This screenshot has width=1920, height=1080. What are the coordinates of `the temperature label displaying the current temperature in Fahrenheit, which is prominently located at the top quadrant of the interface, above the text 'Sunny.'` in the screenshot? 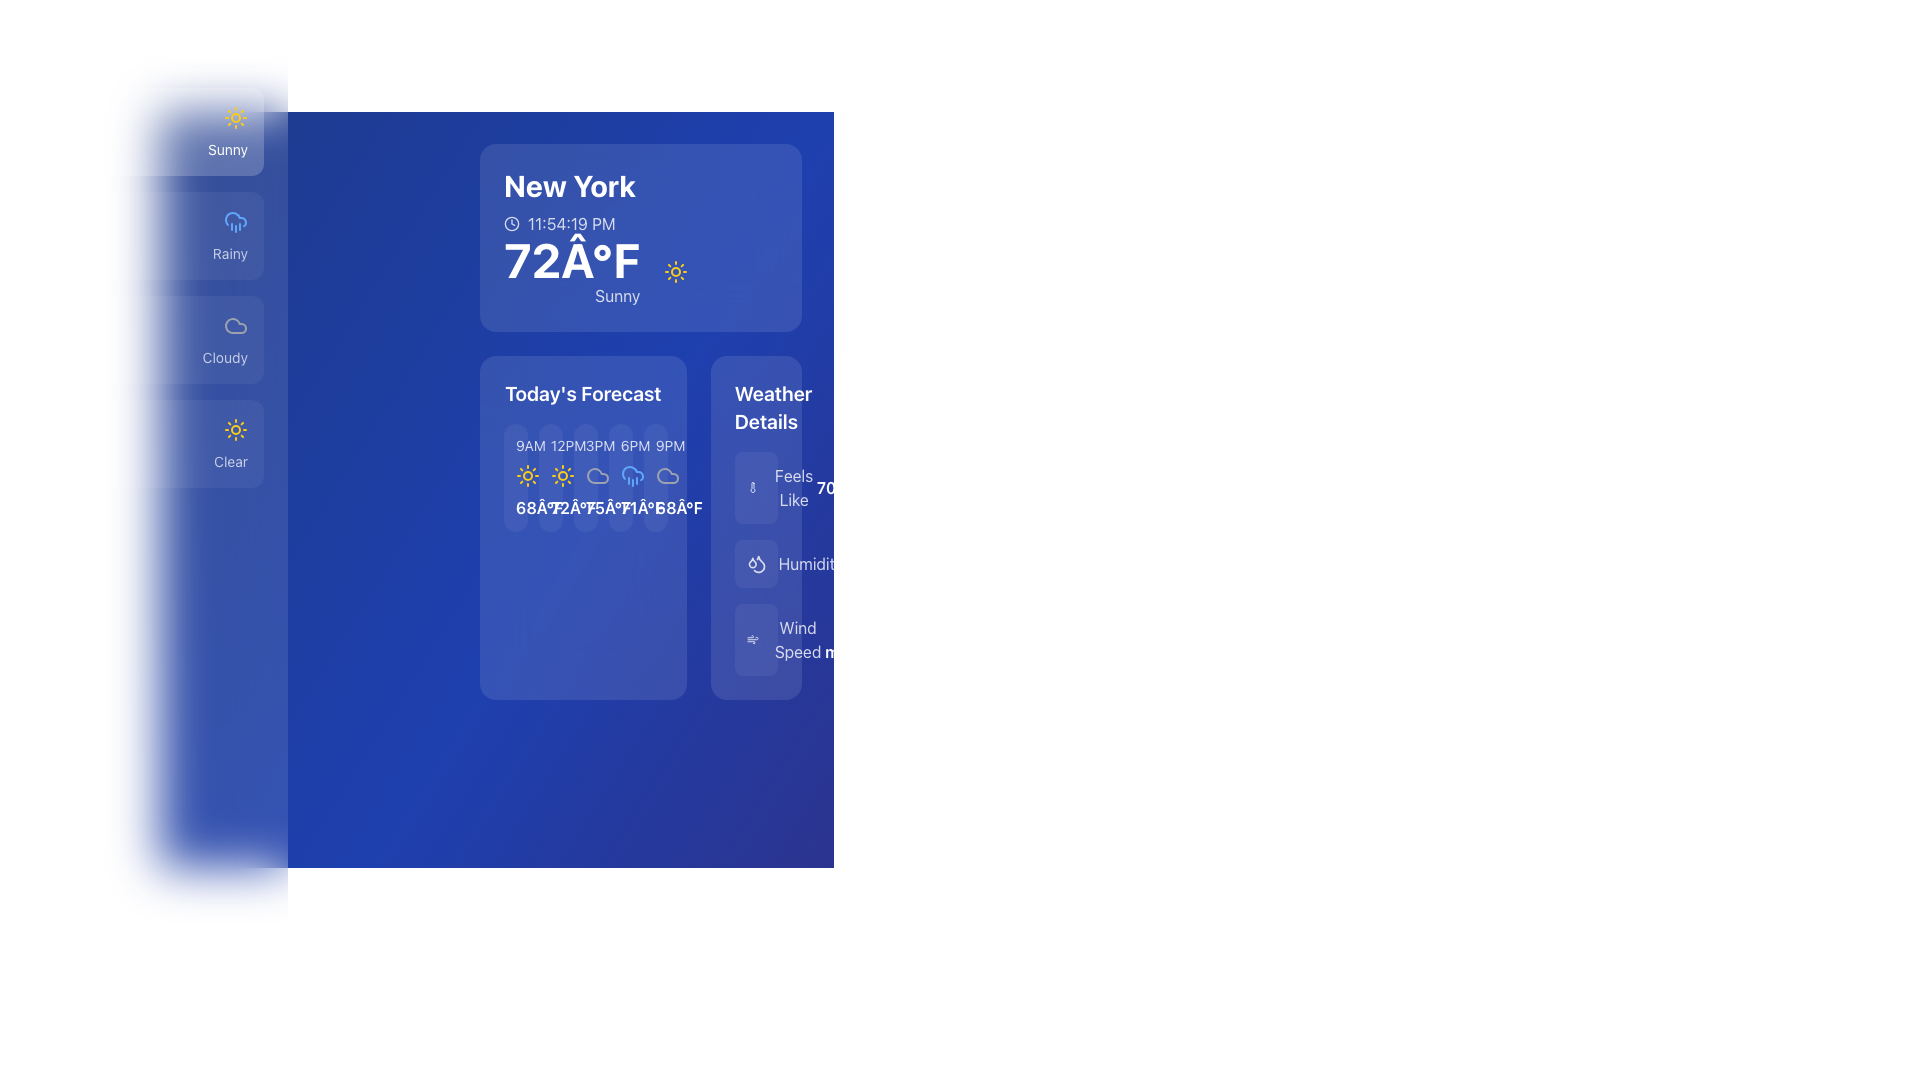 It's located at (571, 258).